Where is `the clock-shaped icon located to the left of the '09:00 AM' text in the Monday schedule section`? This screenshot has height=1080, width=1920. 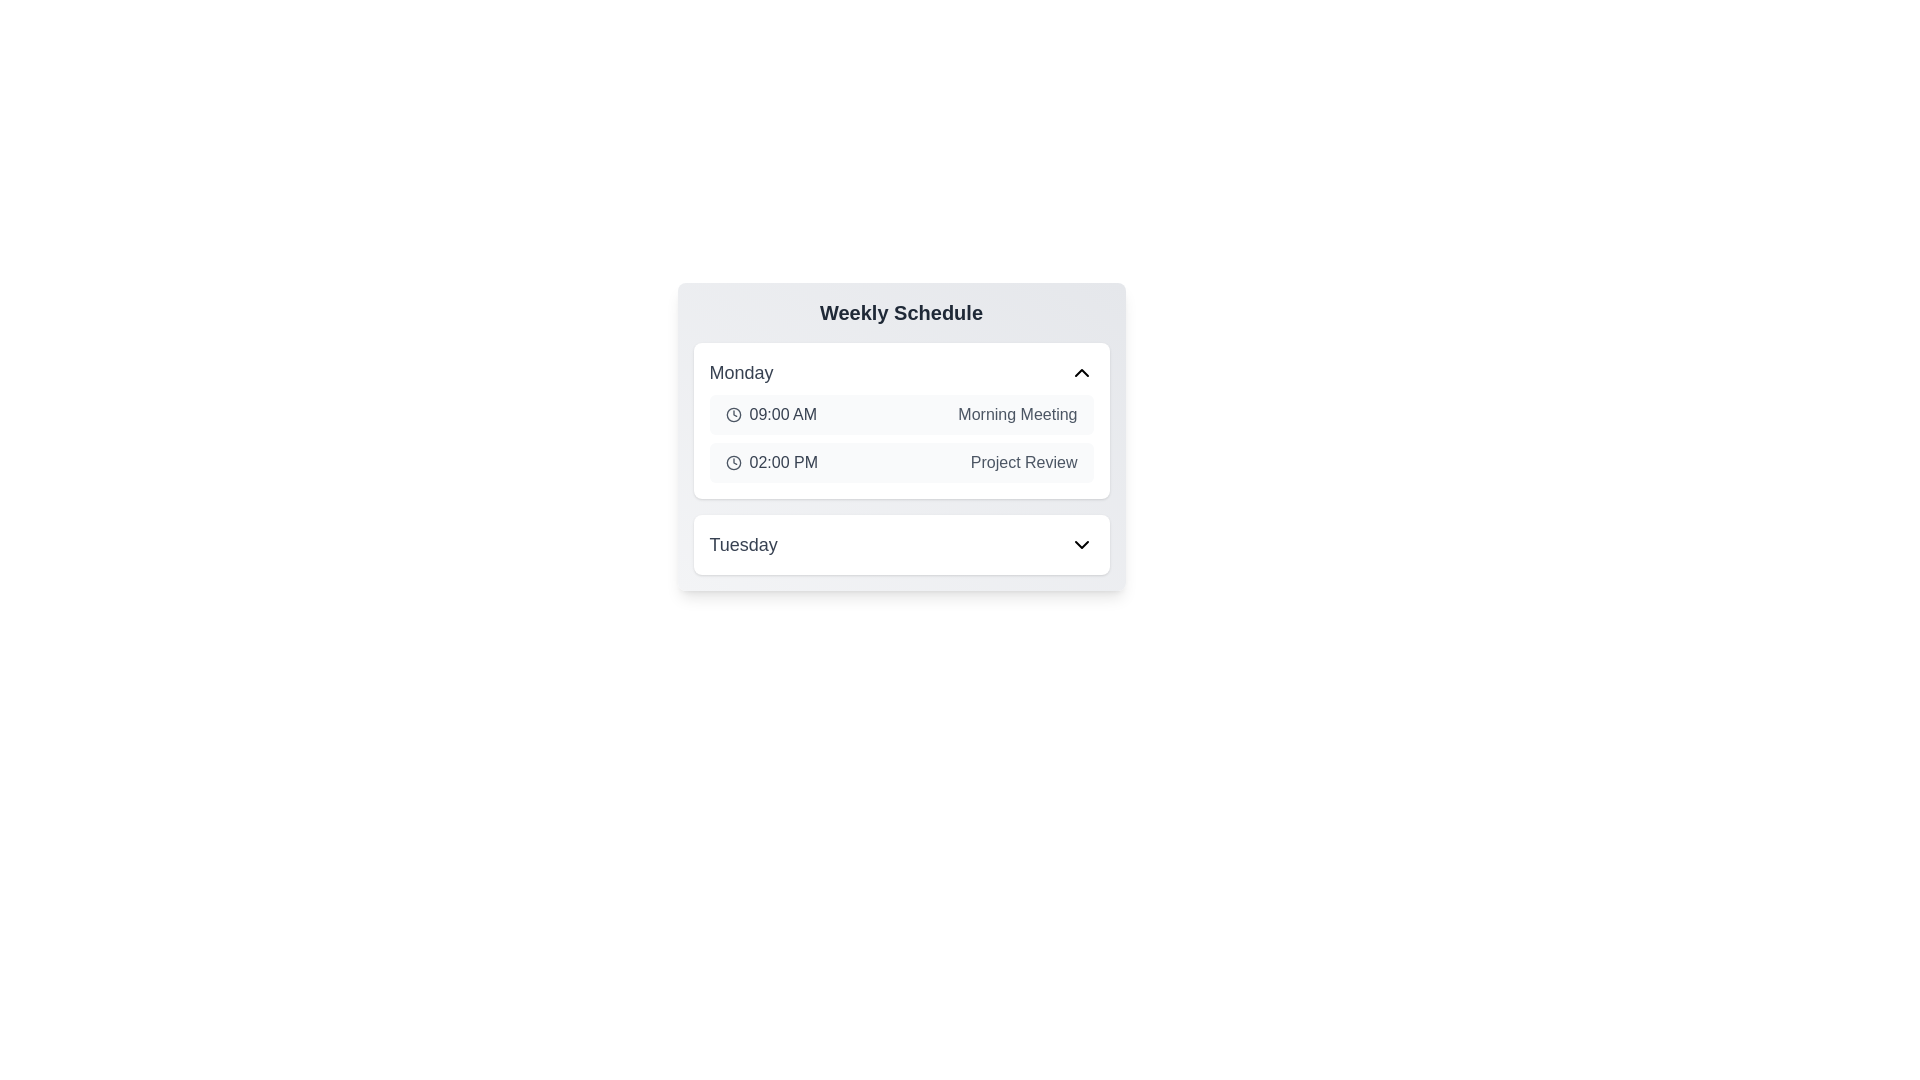 the clock-shaped icon located to the left of the '09:00 AM' text in the Monday schedule section is located at coordinates (732, 414).